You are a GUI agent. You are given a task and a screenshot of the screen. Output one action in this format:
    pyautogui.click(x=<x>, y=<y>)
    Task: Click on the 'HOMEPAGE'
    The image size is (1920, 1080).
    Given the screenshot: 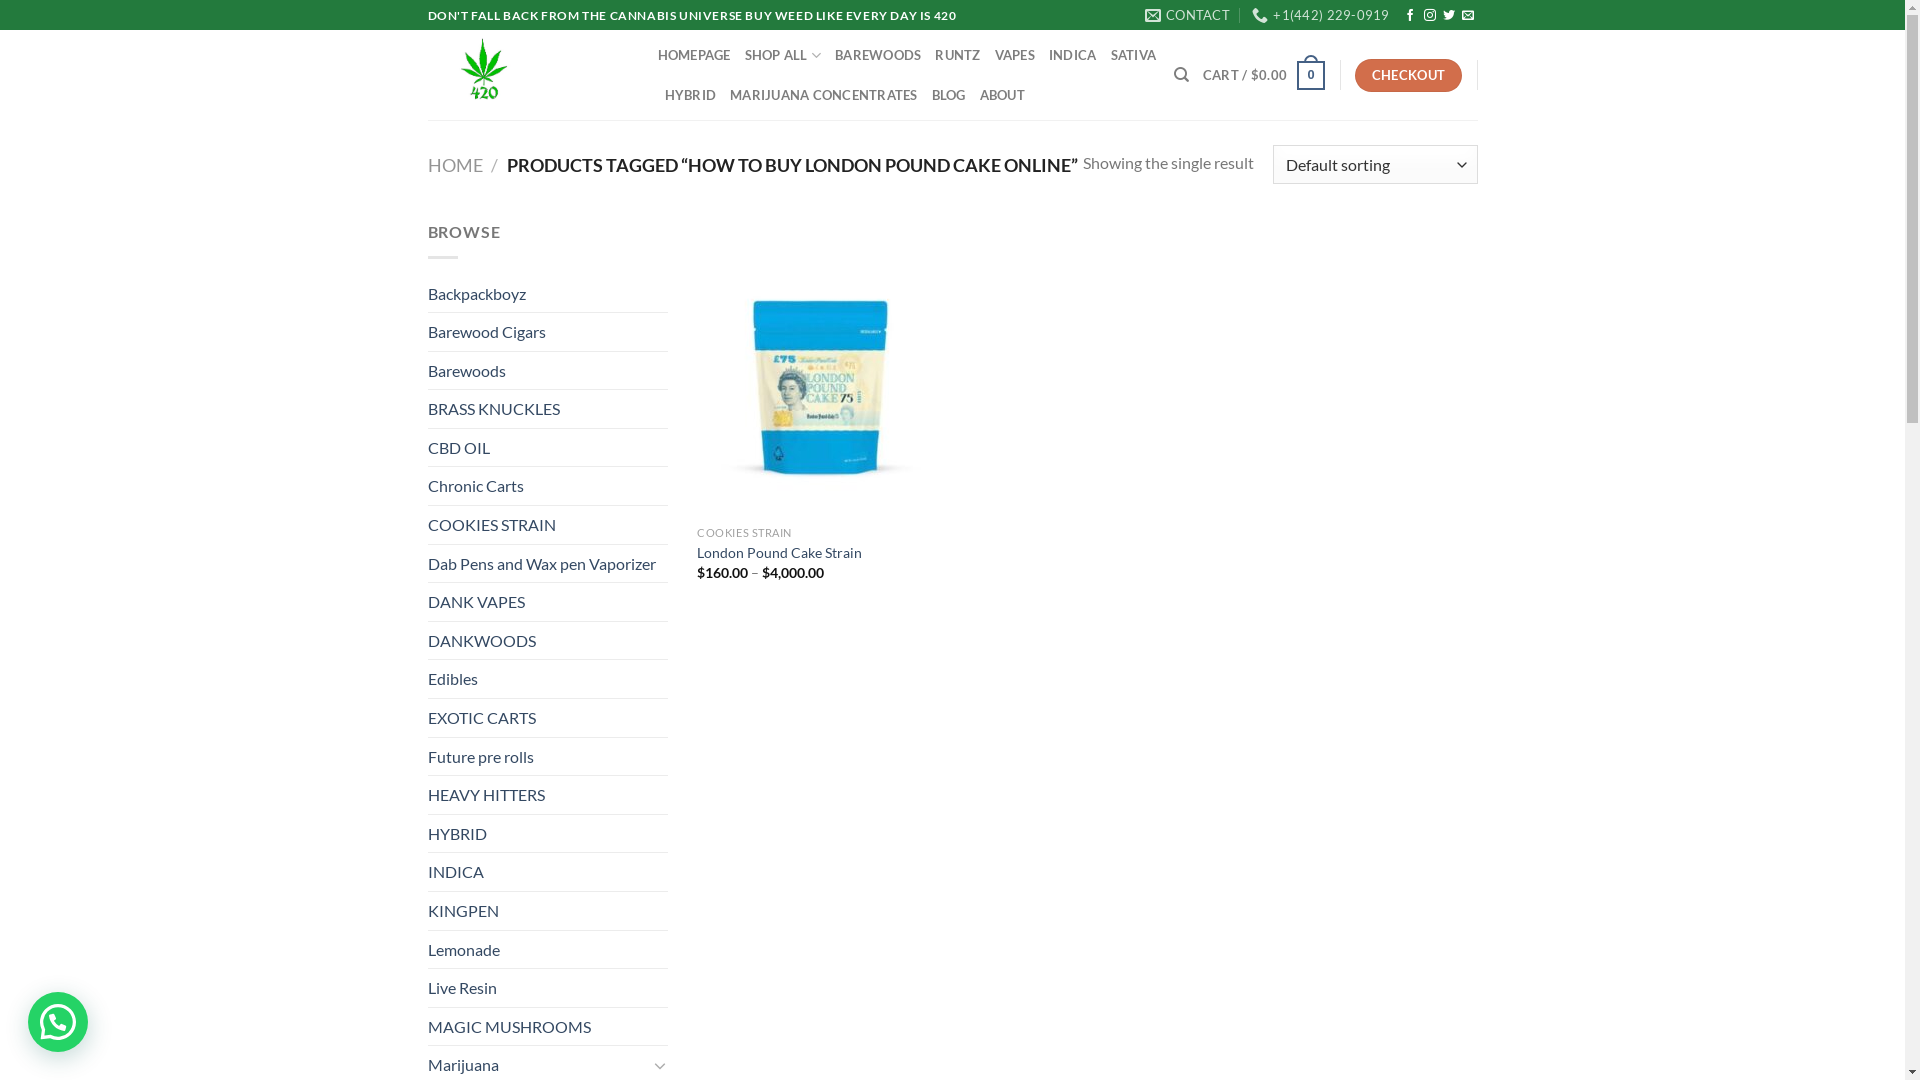 What is the action you would take?
    pyautogui.click(x=694, y=53)
    